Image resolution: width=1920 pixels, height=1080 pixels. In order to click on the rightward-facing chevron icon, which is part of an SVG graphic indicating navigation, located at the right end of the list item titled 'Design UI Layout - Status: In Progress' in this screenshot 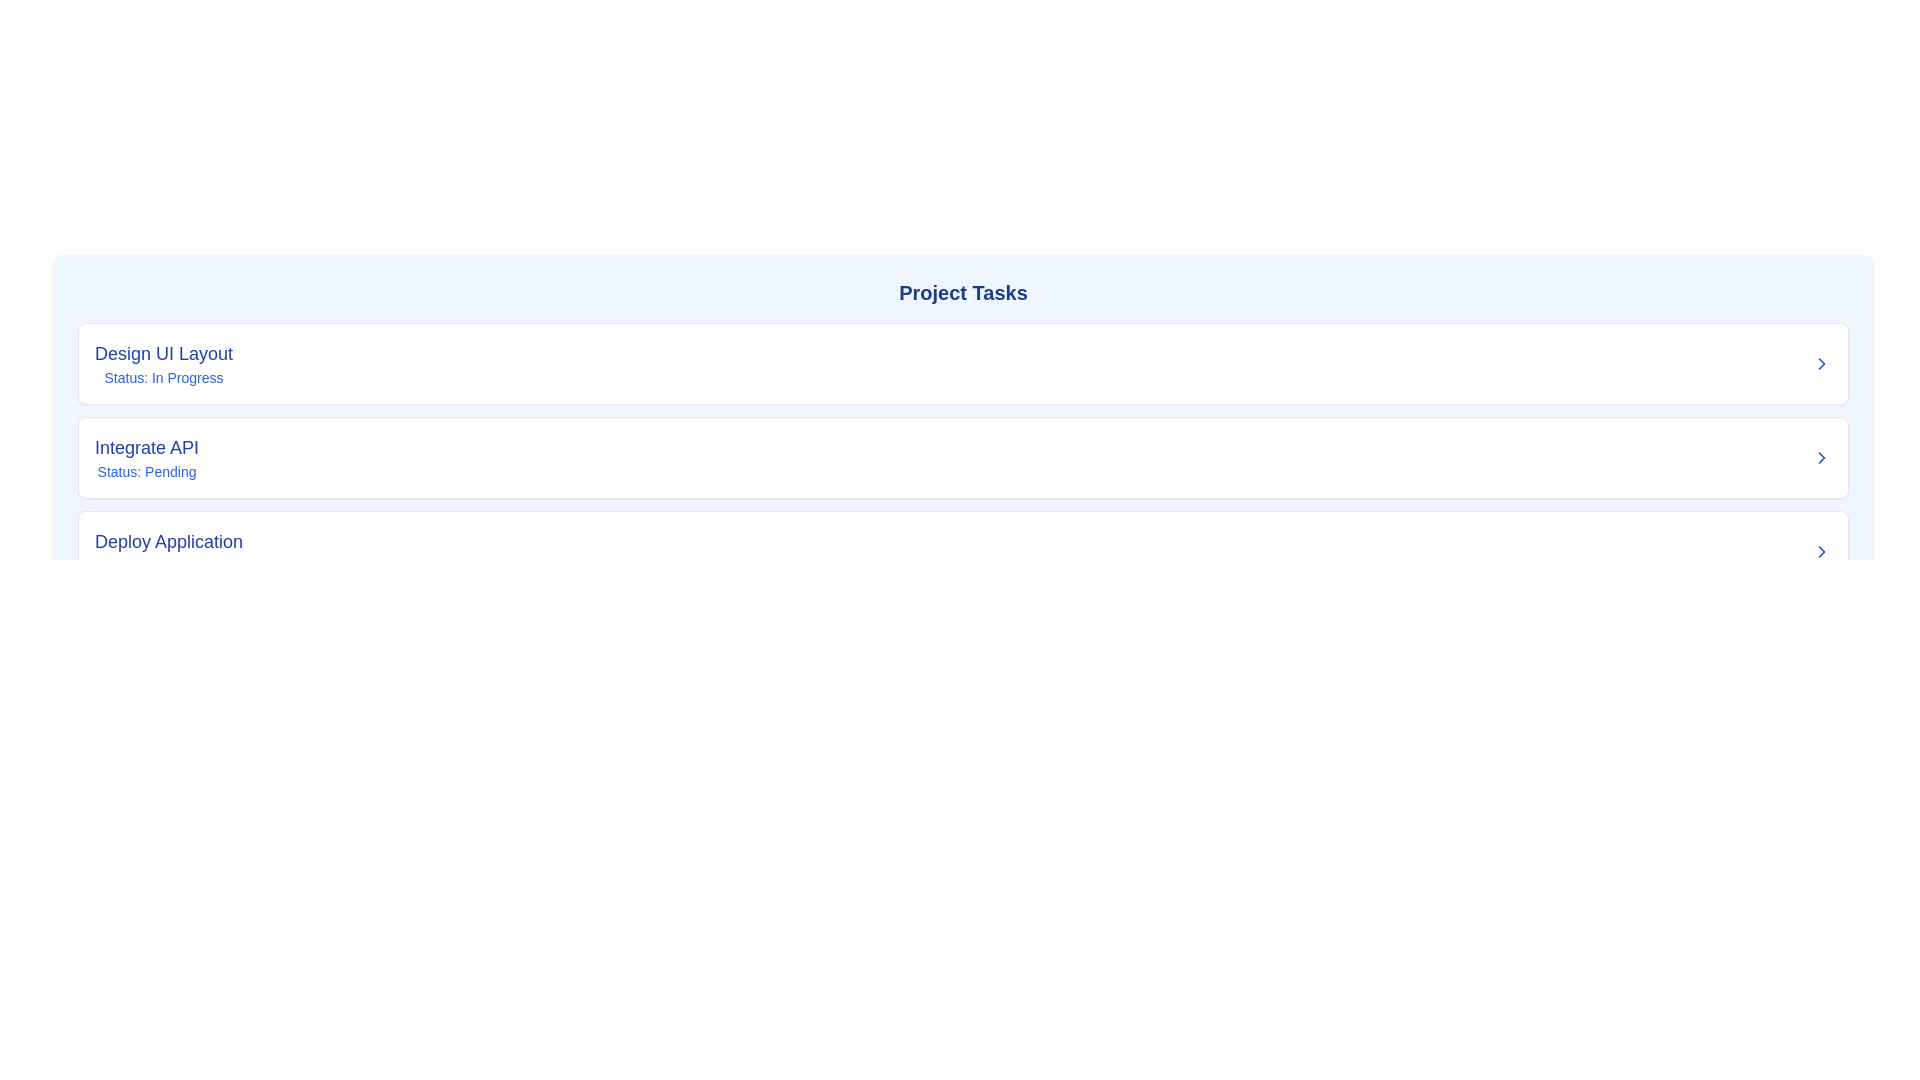, I will do `click(1822, 363)`.